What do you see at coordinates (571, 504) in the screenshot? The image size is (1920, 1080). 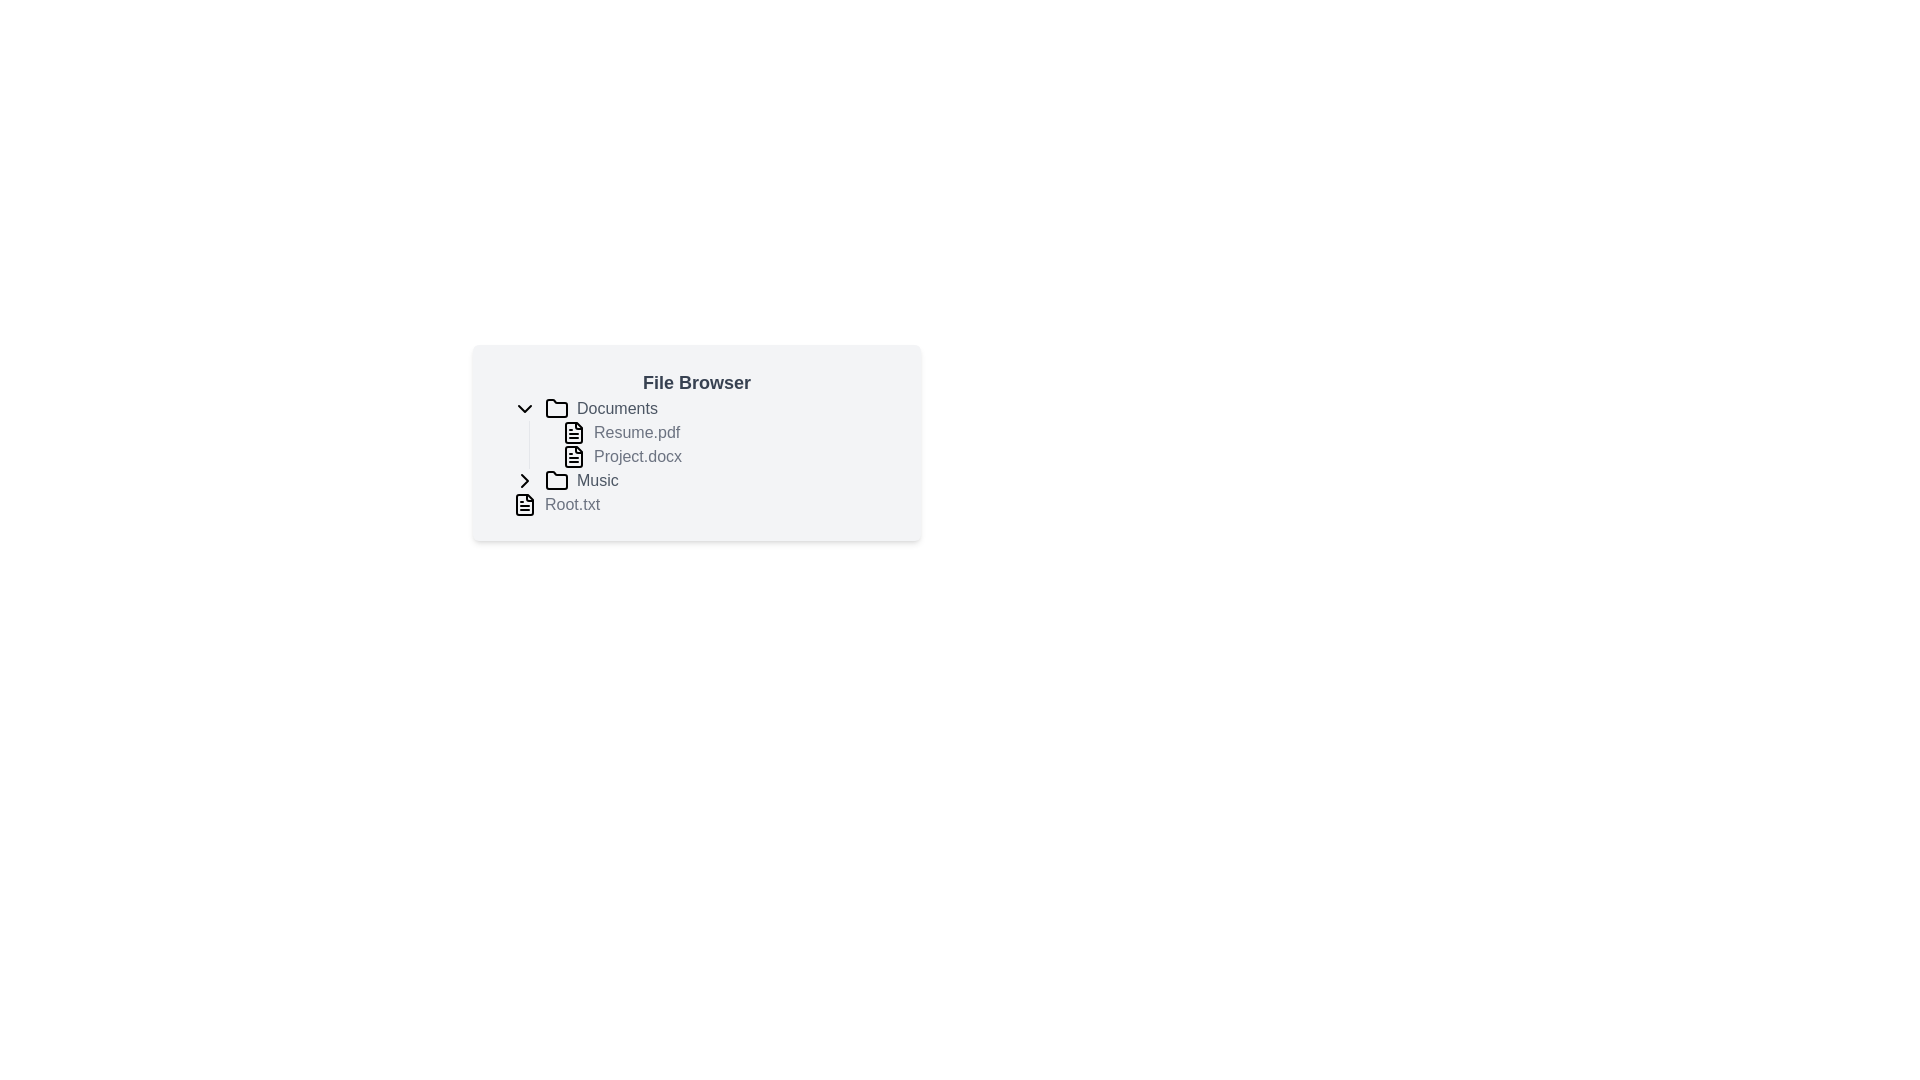 I see `the text label displaying 'Root.txt', which is styled in gray and located at the bottom of the 'File Browser' section` at bounding box center [571, 504].